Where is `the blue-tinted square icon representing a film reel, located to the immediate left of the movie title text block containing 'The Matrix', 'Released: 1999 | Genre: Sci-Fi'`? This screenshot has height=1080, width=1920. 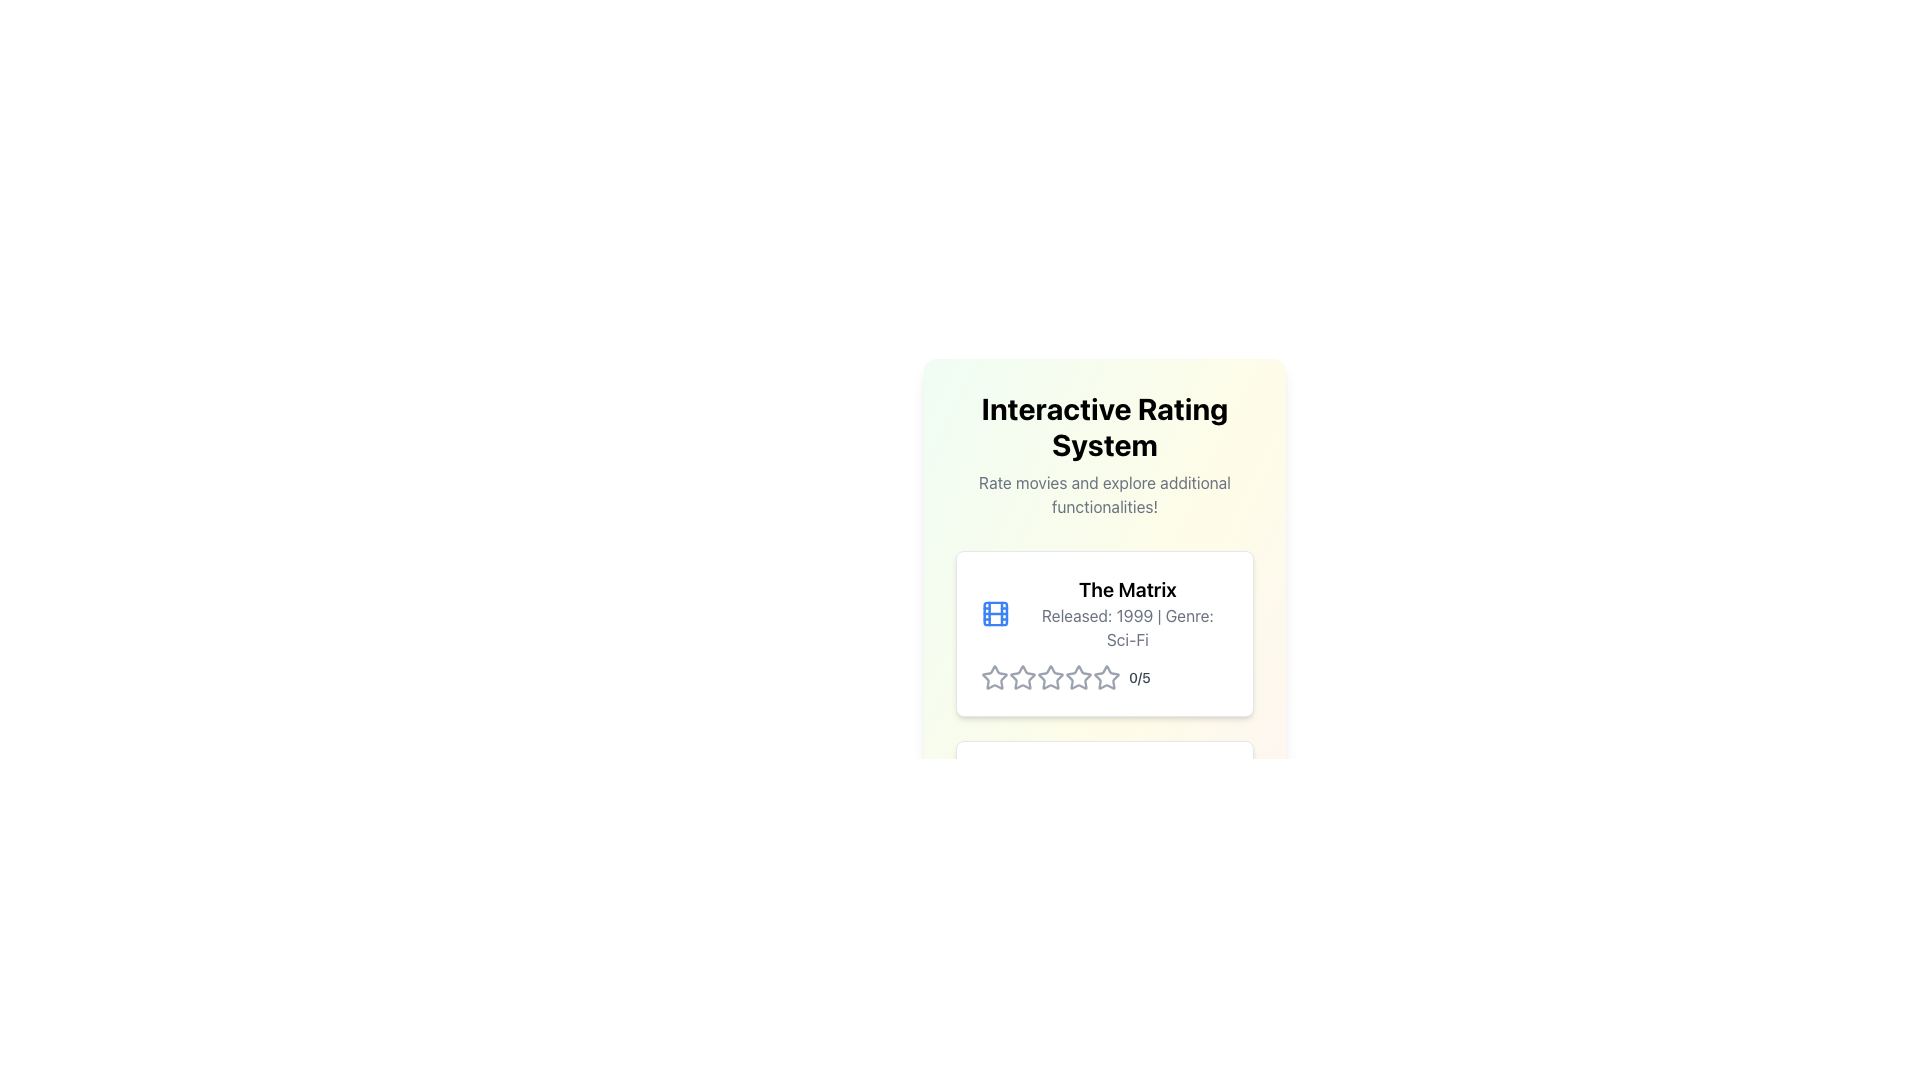 the blue-tinted square icon representing a film reel, located to the immediate left of the movie title text block containing 'The Matrix', 'Released: 1999 | Genre: Sci-Fi' is located at coordinates (995, 612).